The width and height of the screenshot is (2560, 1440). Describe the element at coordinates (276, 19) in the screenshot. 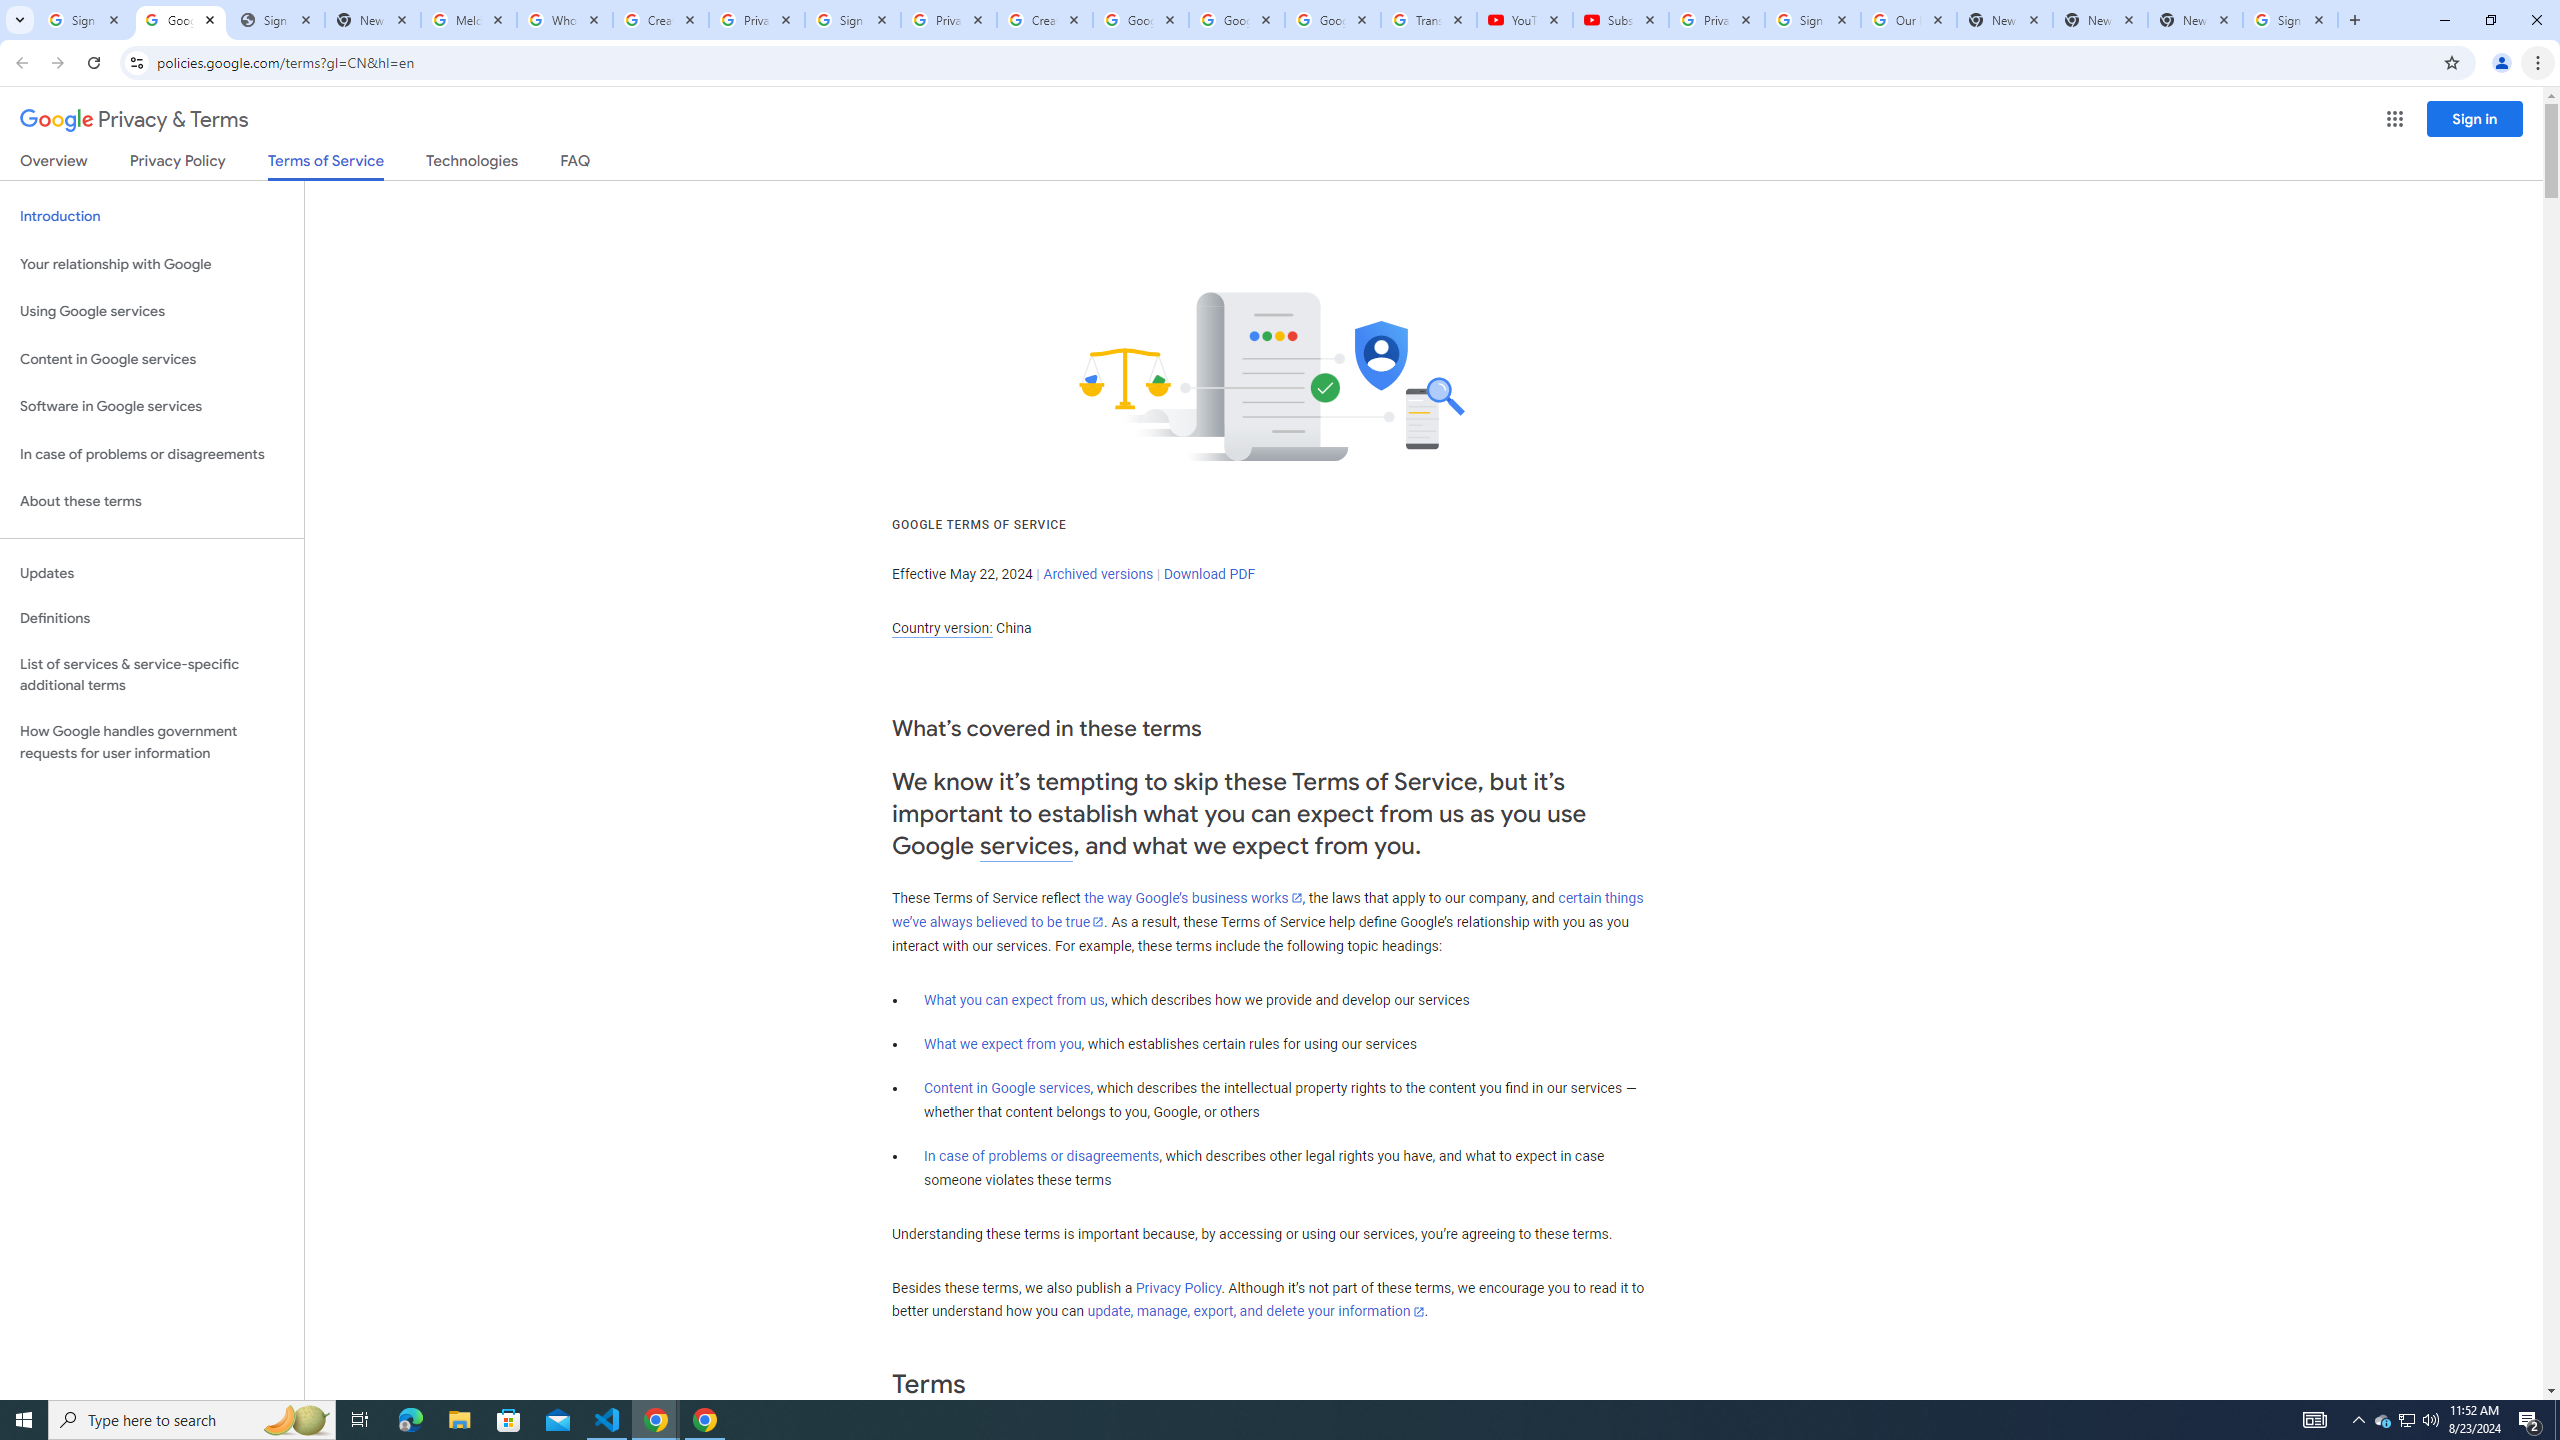

I see `'Sign In - USA TODAY'` at that location.